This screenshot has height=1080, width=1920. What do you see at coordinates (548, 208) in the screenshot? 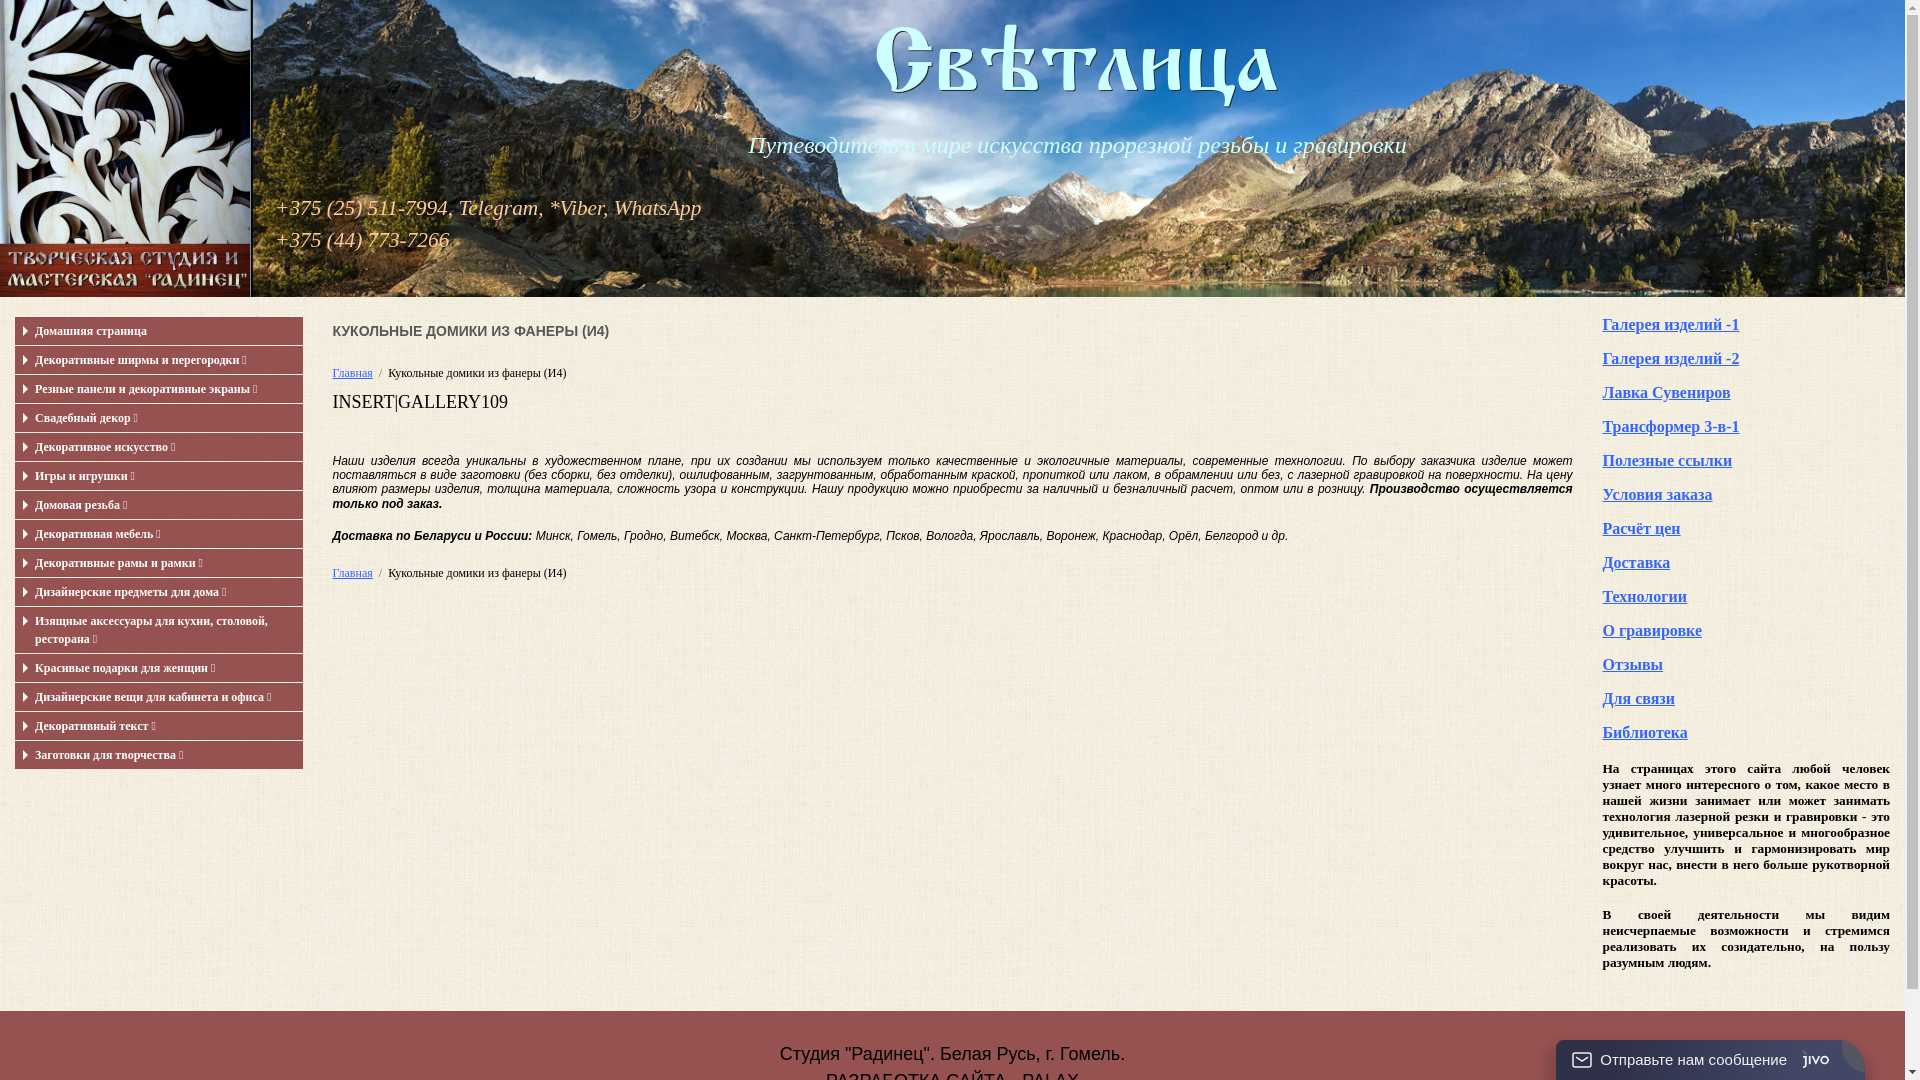
I see `'*'` at bounding box center [548, 208].